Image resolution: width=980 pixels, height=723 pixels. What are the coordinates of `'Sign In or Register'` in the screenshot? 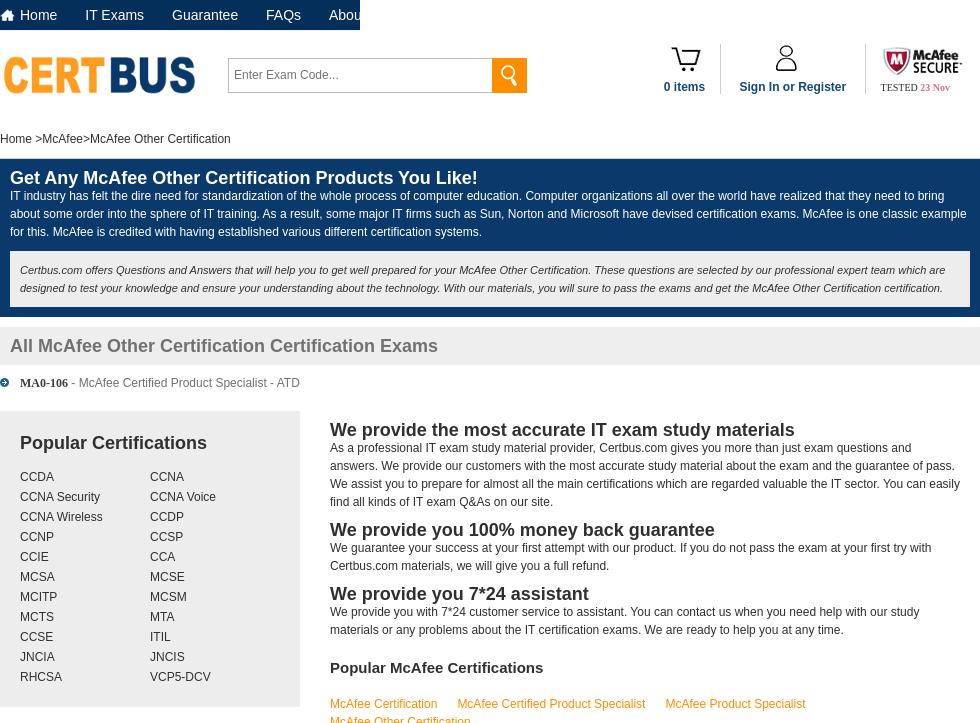 It's located at (739, 85).